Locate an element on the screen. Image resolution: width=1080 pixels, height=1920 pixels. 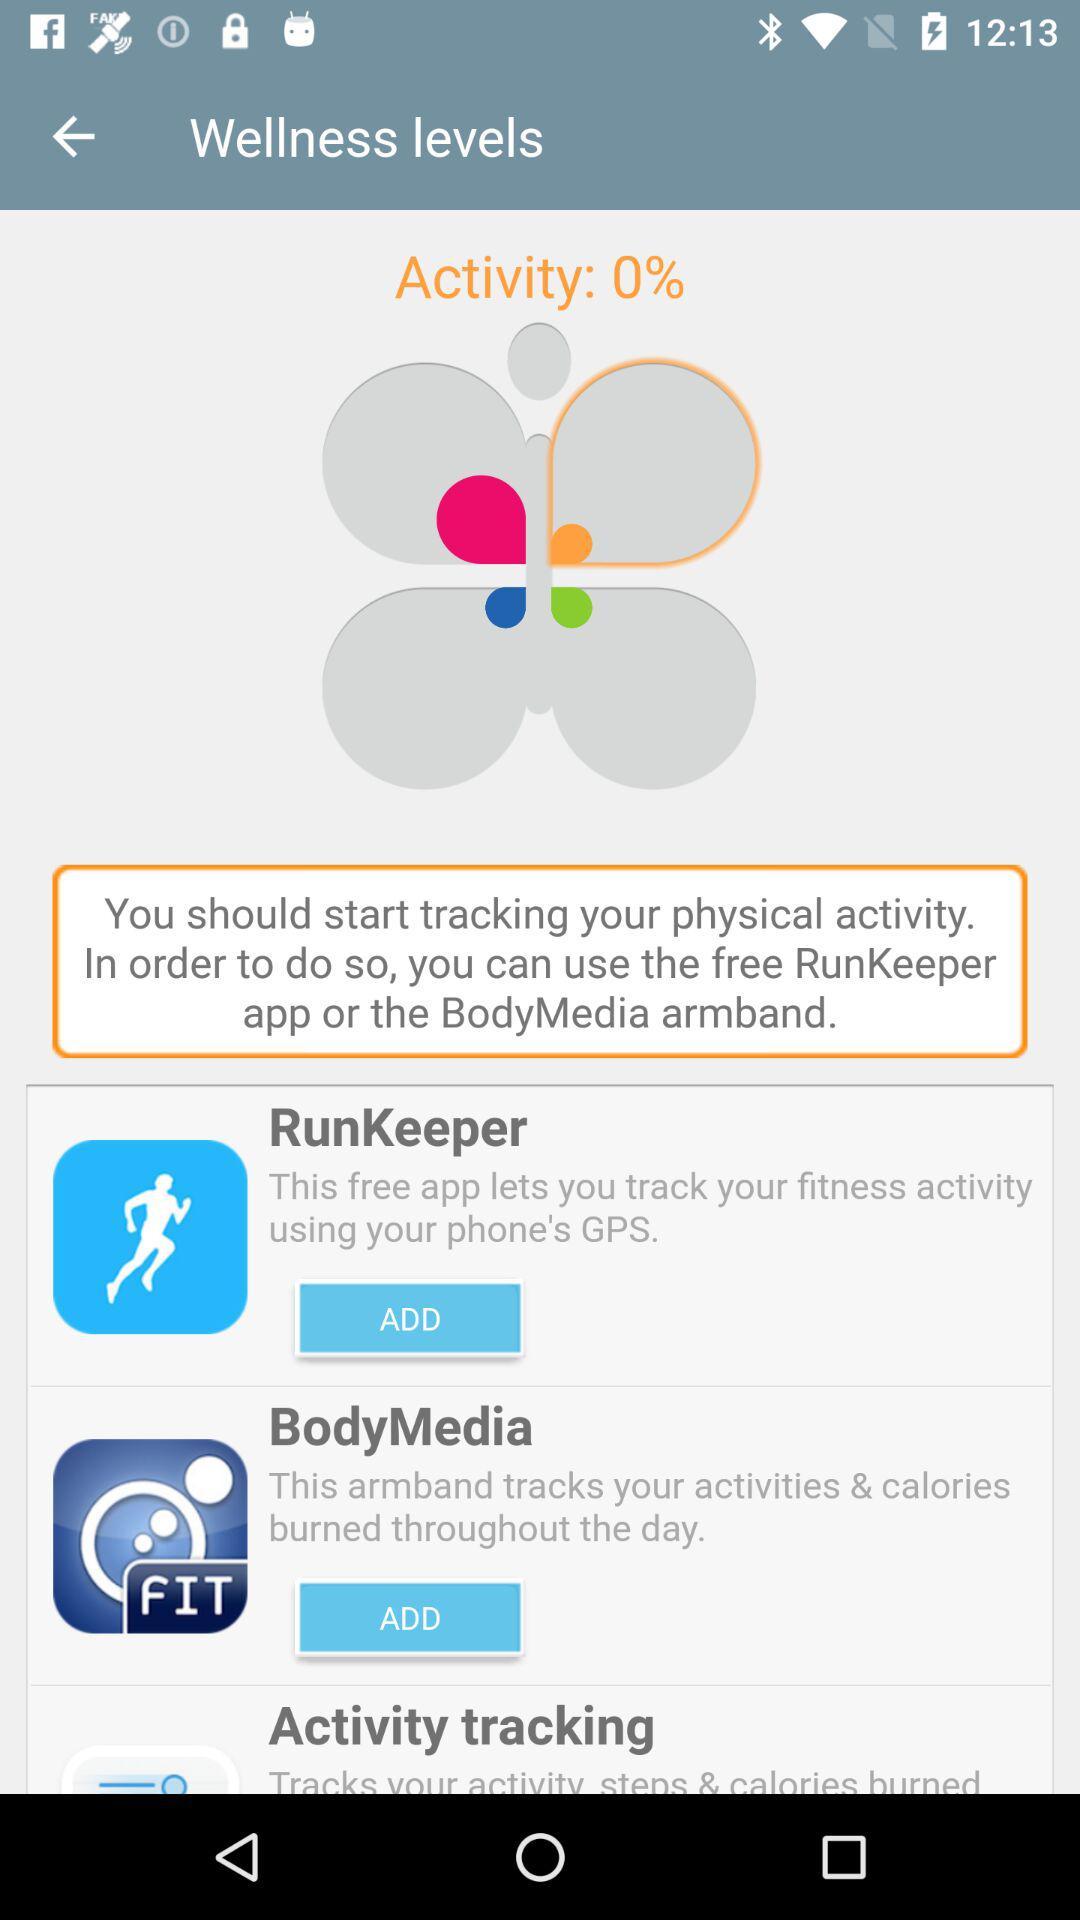
the item next to wellness levels item is located at coordinates (72, 135).